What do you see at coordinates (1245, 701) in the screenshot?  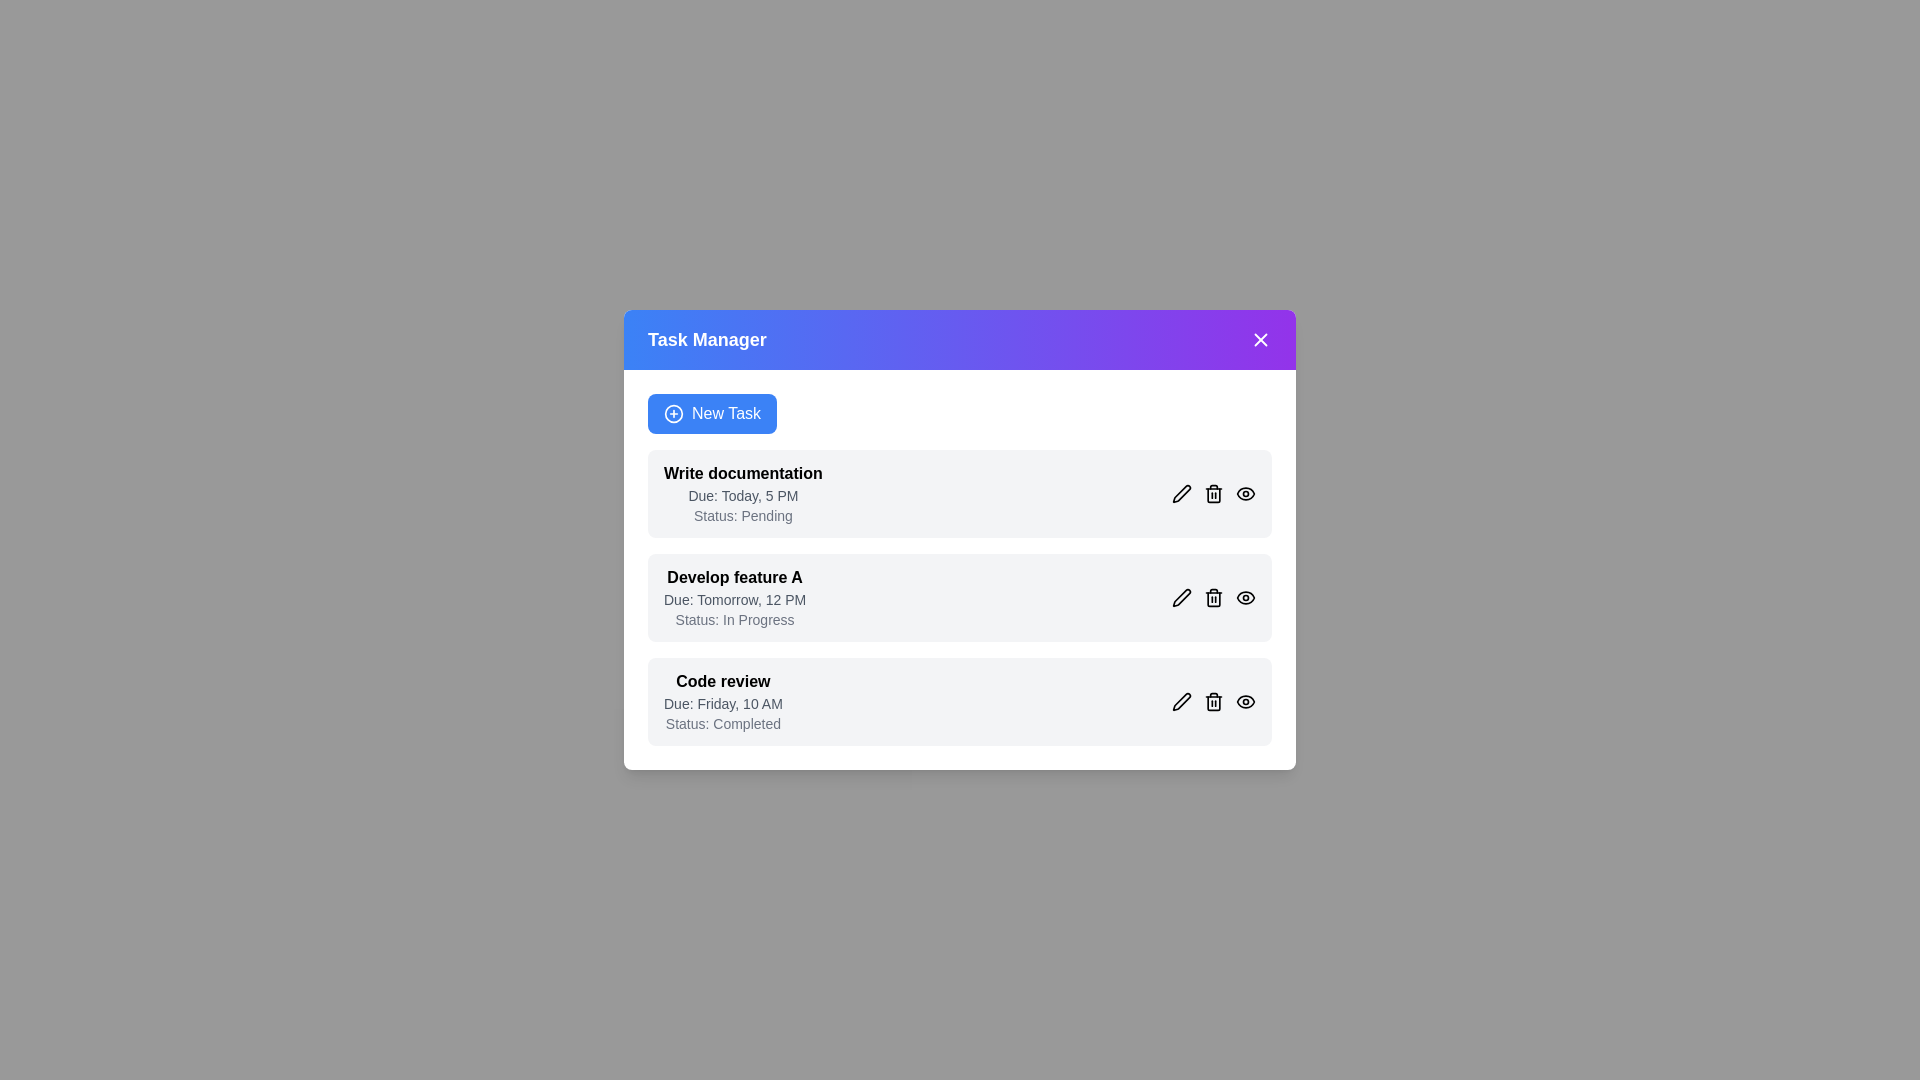 I see `'View' button next to the task titled 'Code review' to view its details` at bounding box center [1245, 701].